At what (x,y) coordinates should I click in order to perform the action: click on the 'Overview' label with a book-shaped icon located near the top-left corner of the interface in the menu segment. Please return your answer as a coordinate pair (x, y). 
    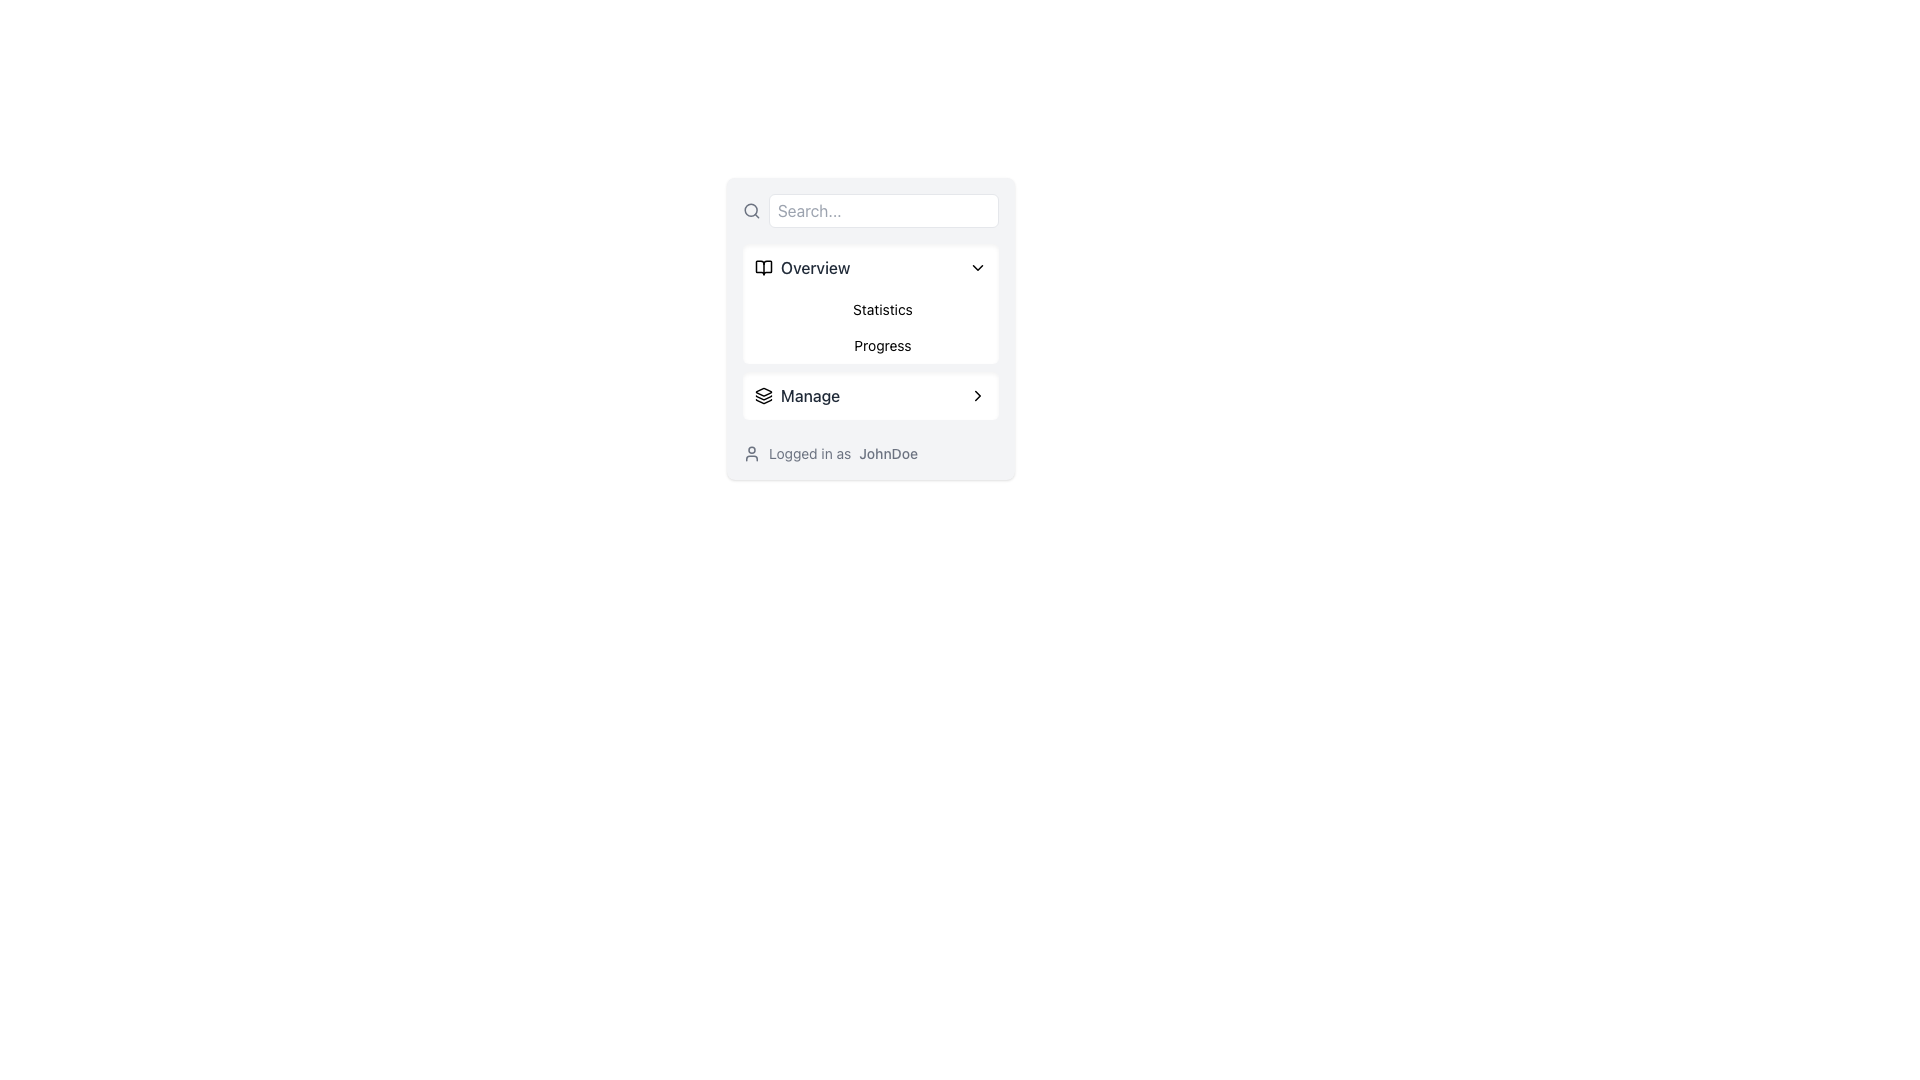
    Looking at the image, I should click on (802, 266).